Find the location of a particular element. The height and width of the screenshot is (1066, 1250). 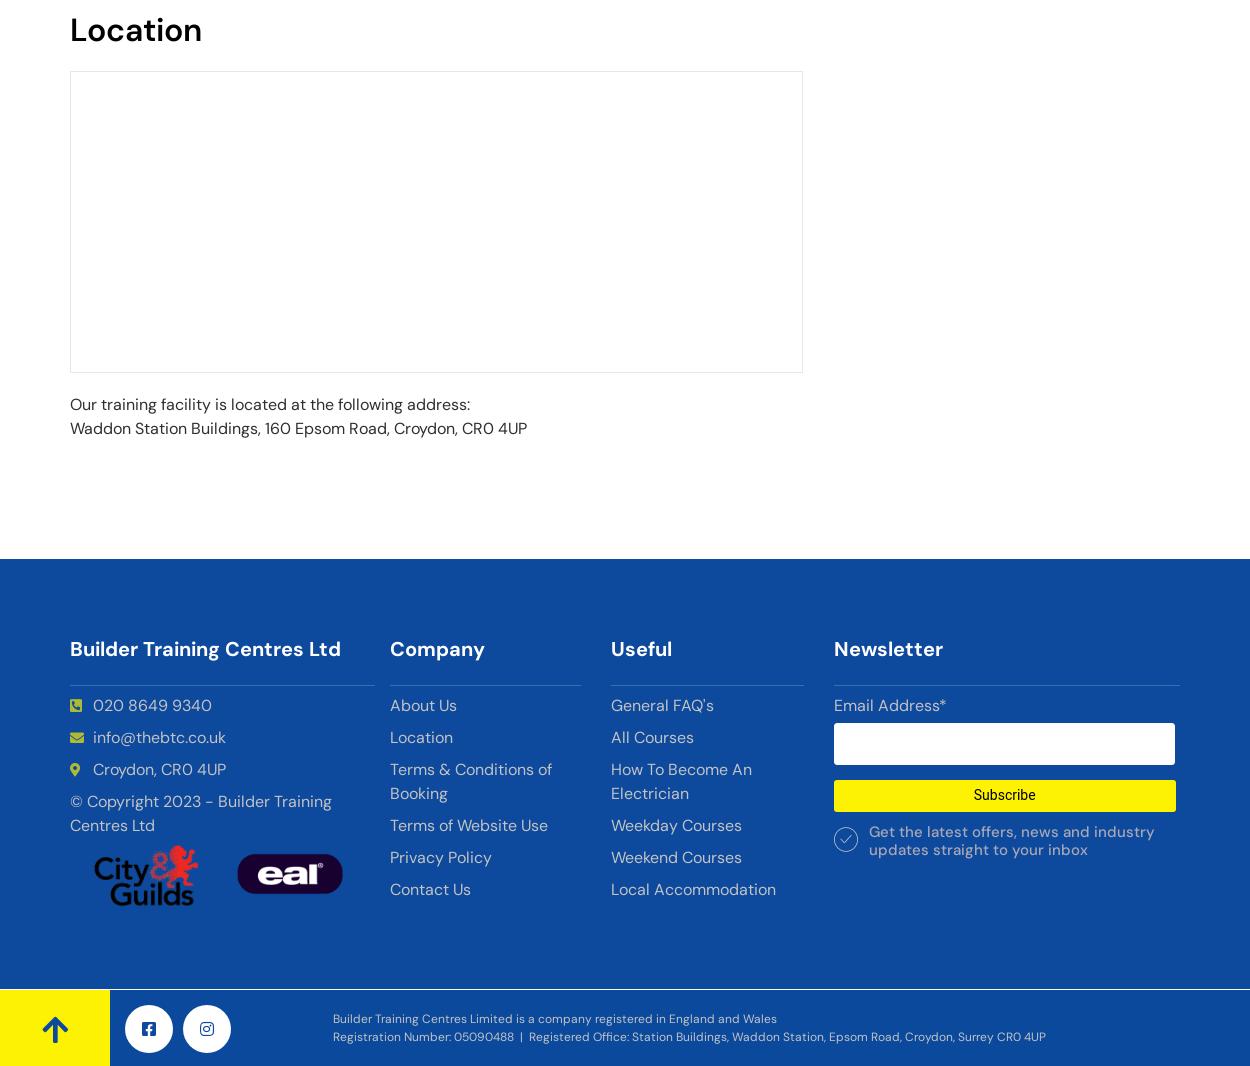

'Useful' is located at coordinates (640, 647).